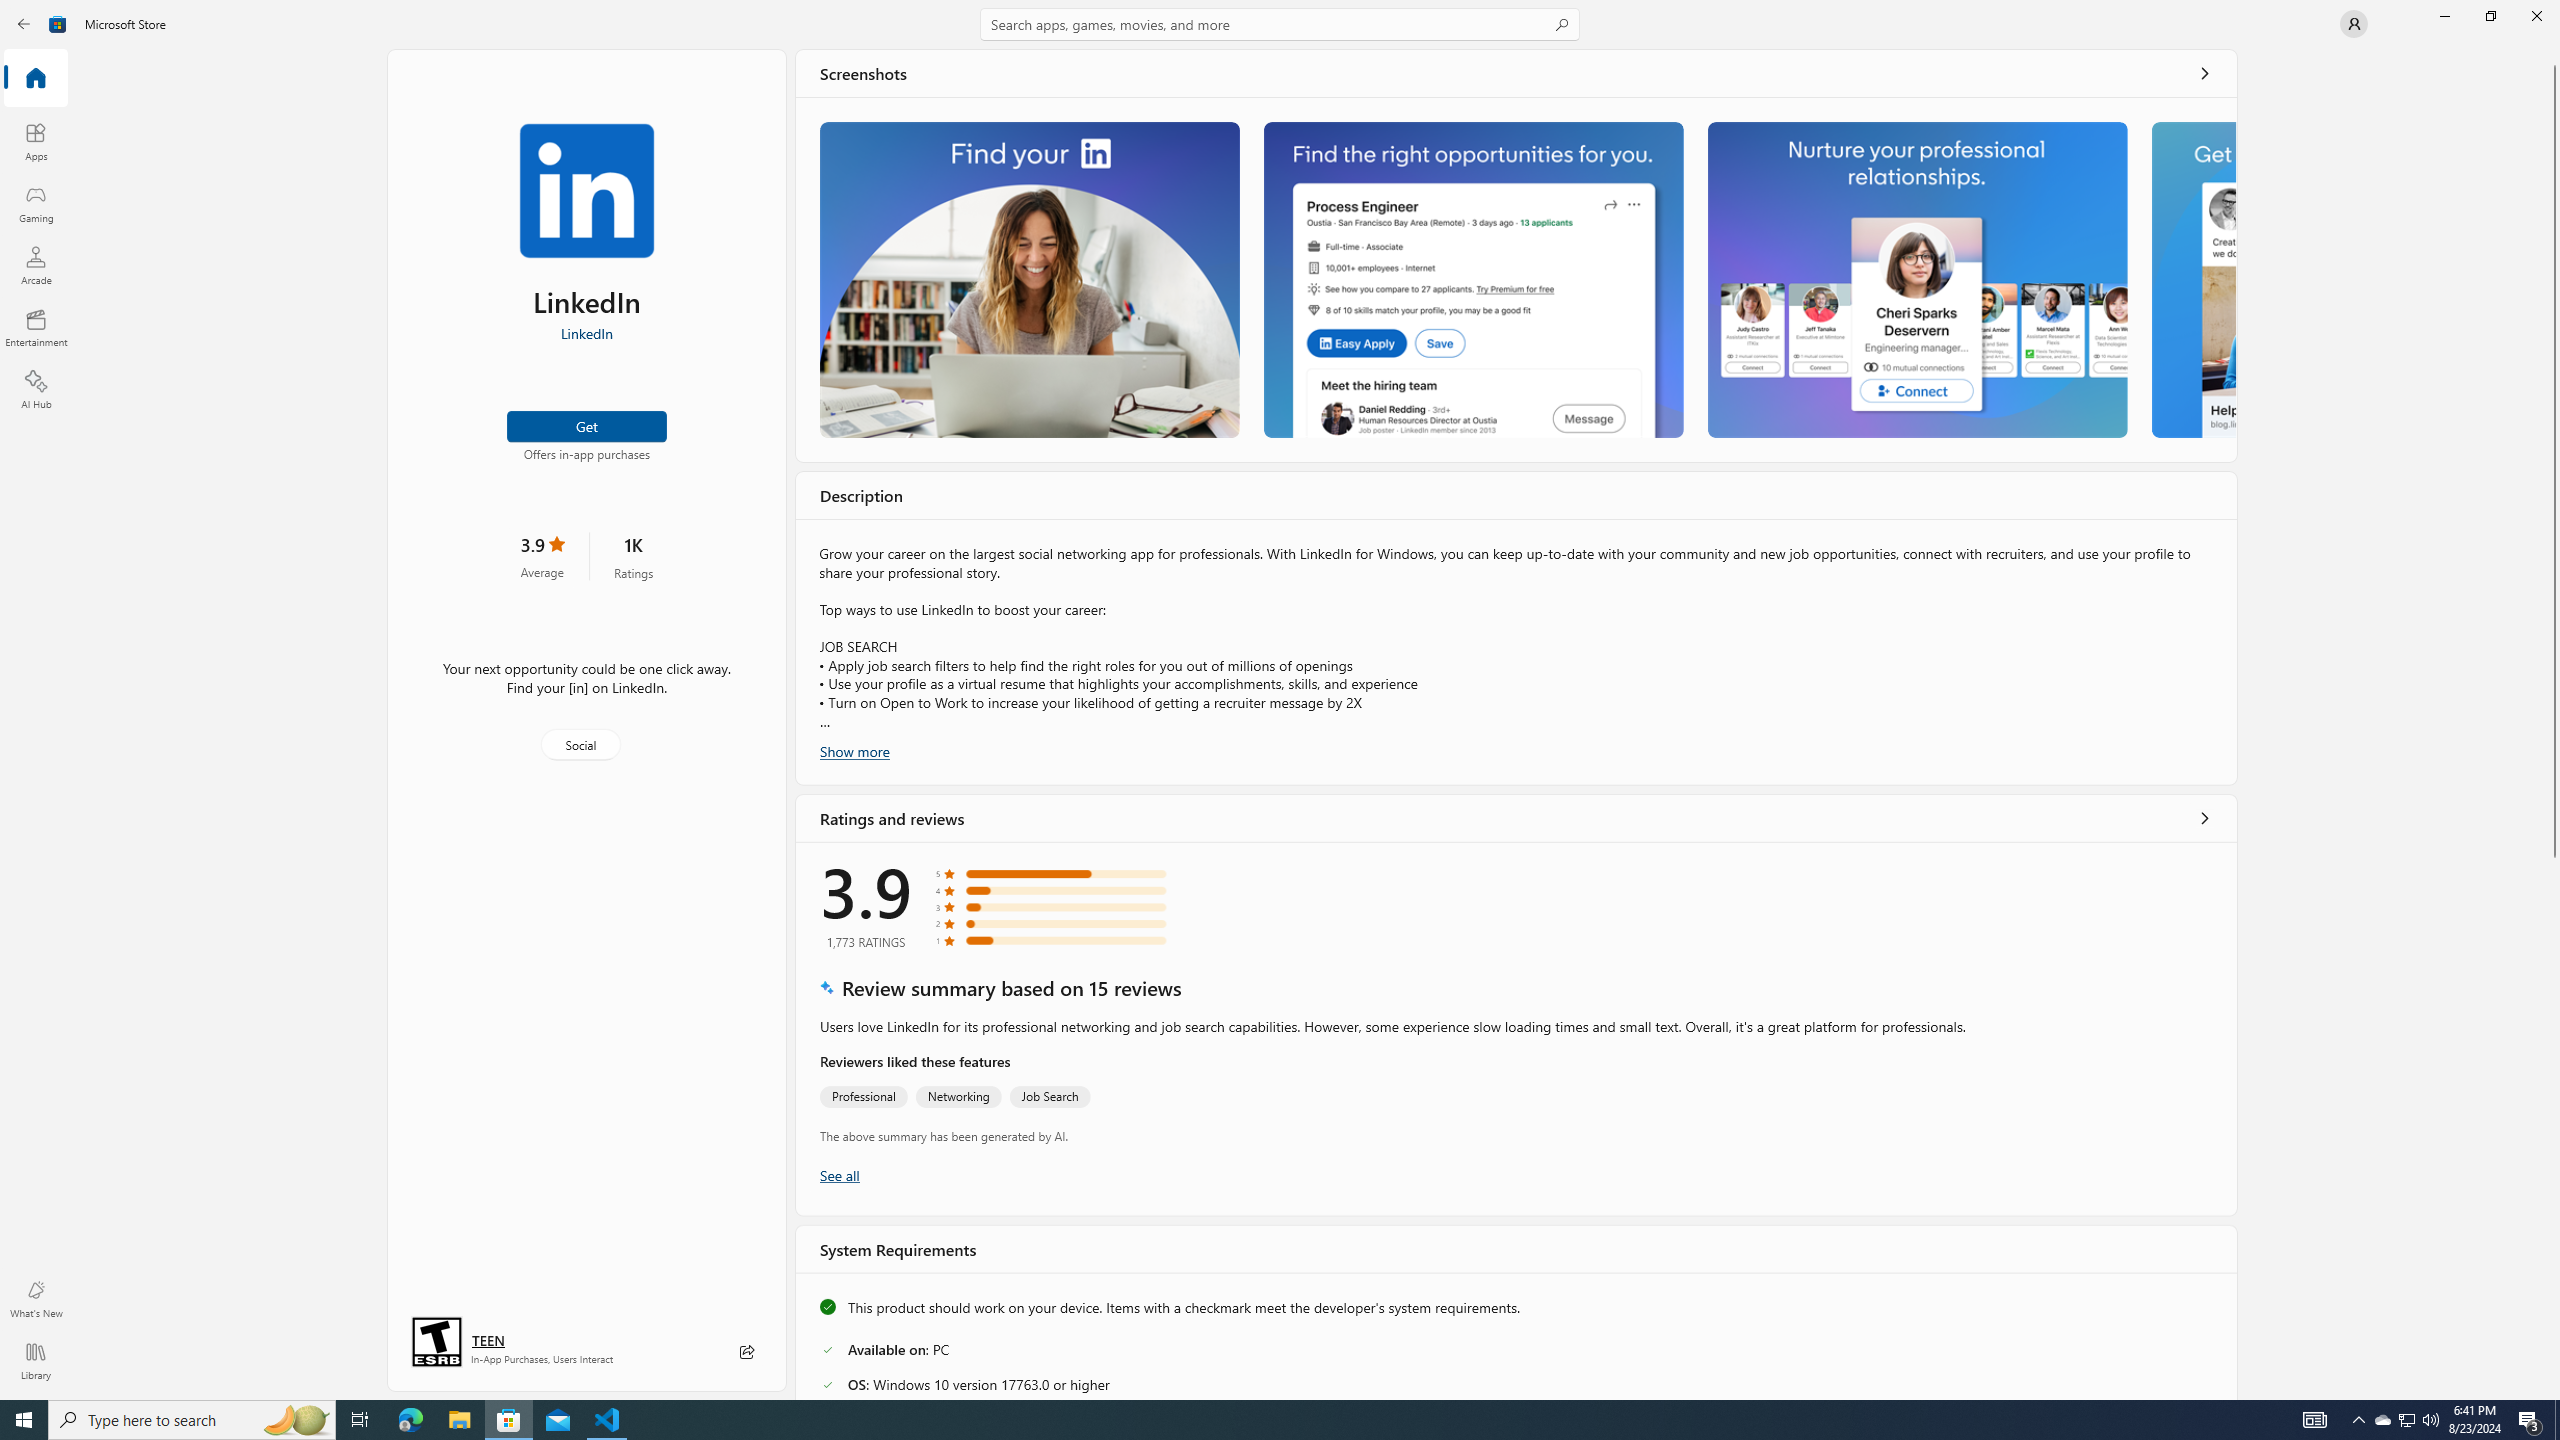 The width and height of the screenshot is (2560, 1440). What do you see at coordinates (24, 22) in the screenshot?
I see `'Back'` at bounding box center [24, 22].